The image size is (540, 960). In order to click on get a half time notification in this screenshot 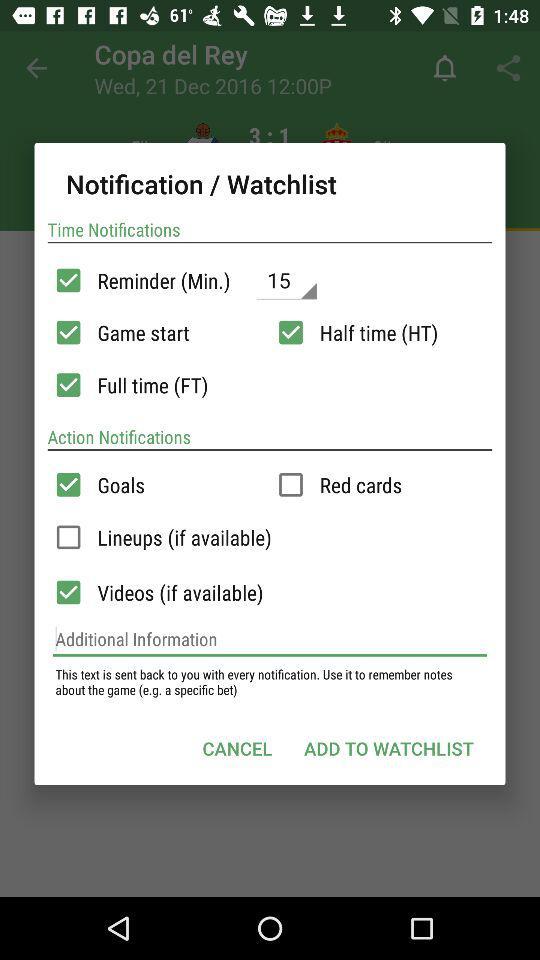, I will do `click(290, 332)`.